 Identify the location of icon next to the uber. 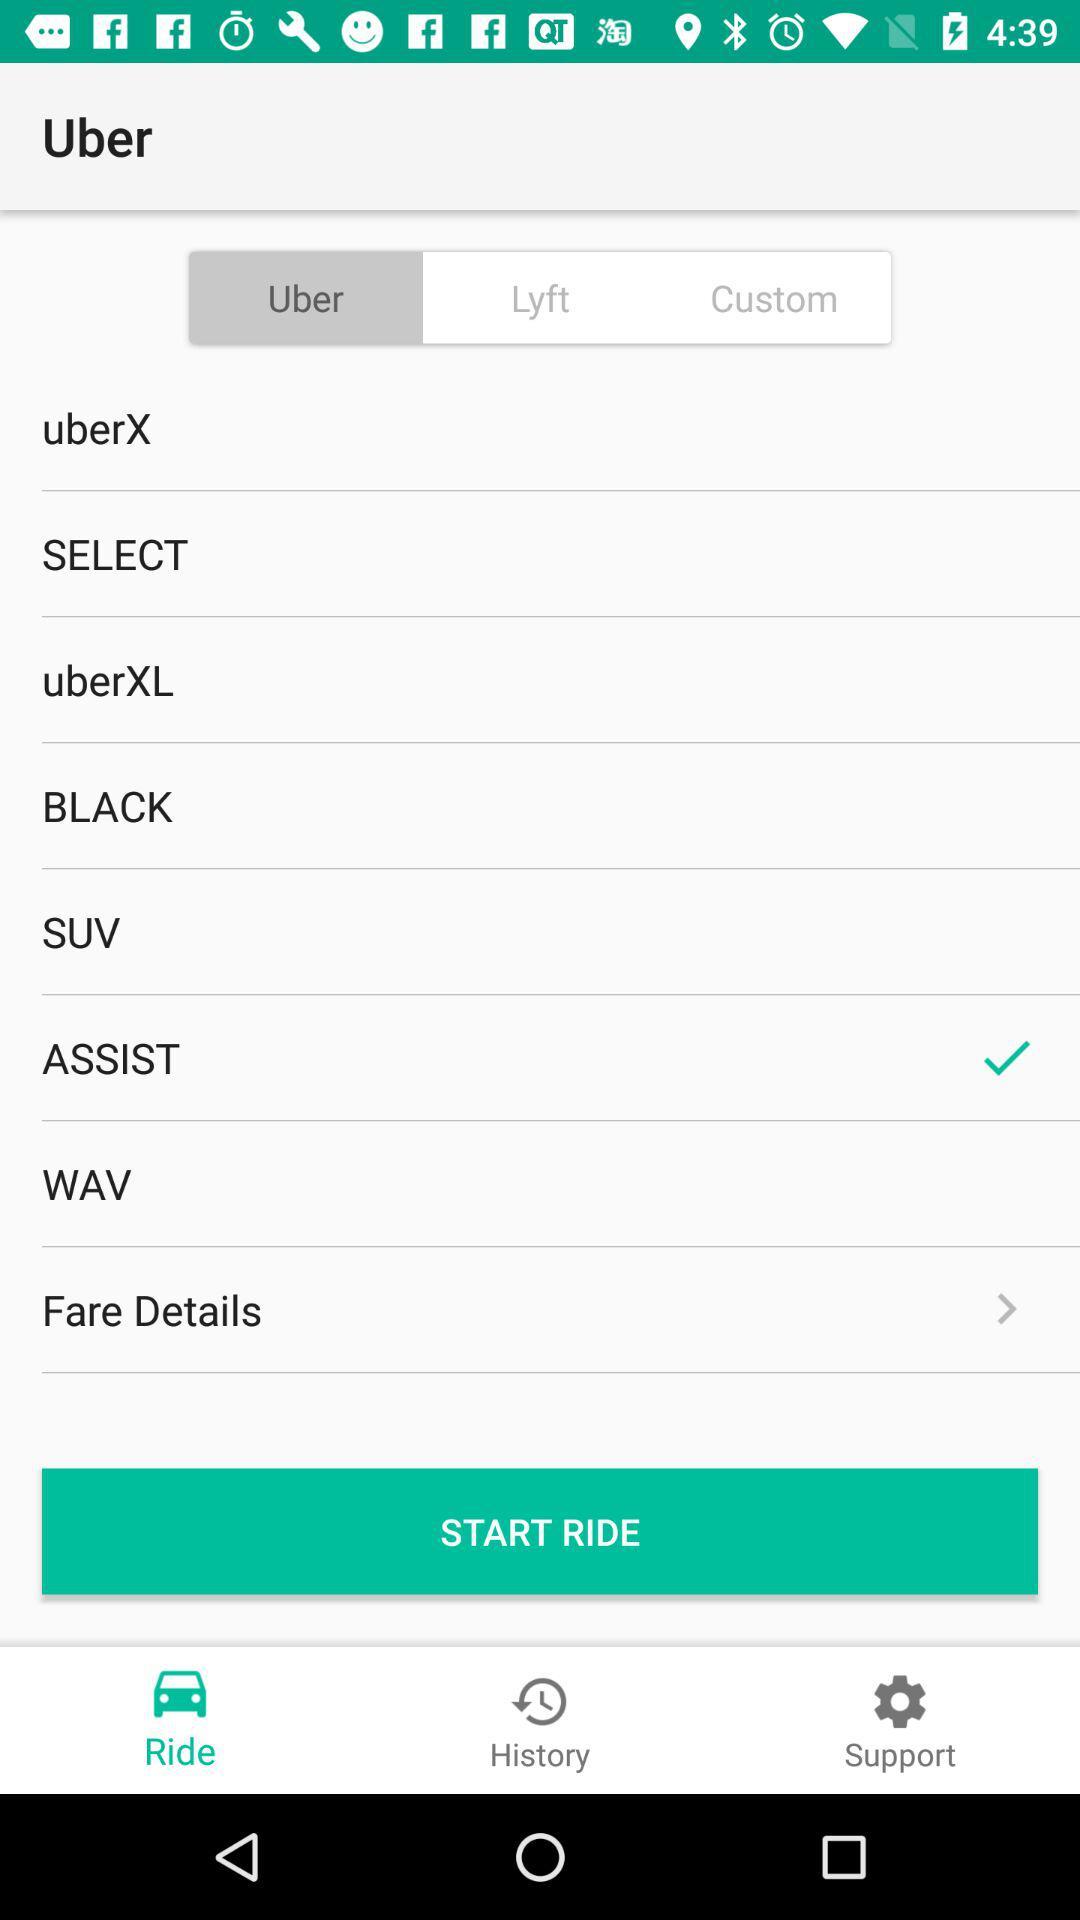
(540, 296).